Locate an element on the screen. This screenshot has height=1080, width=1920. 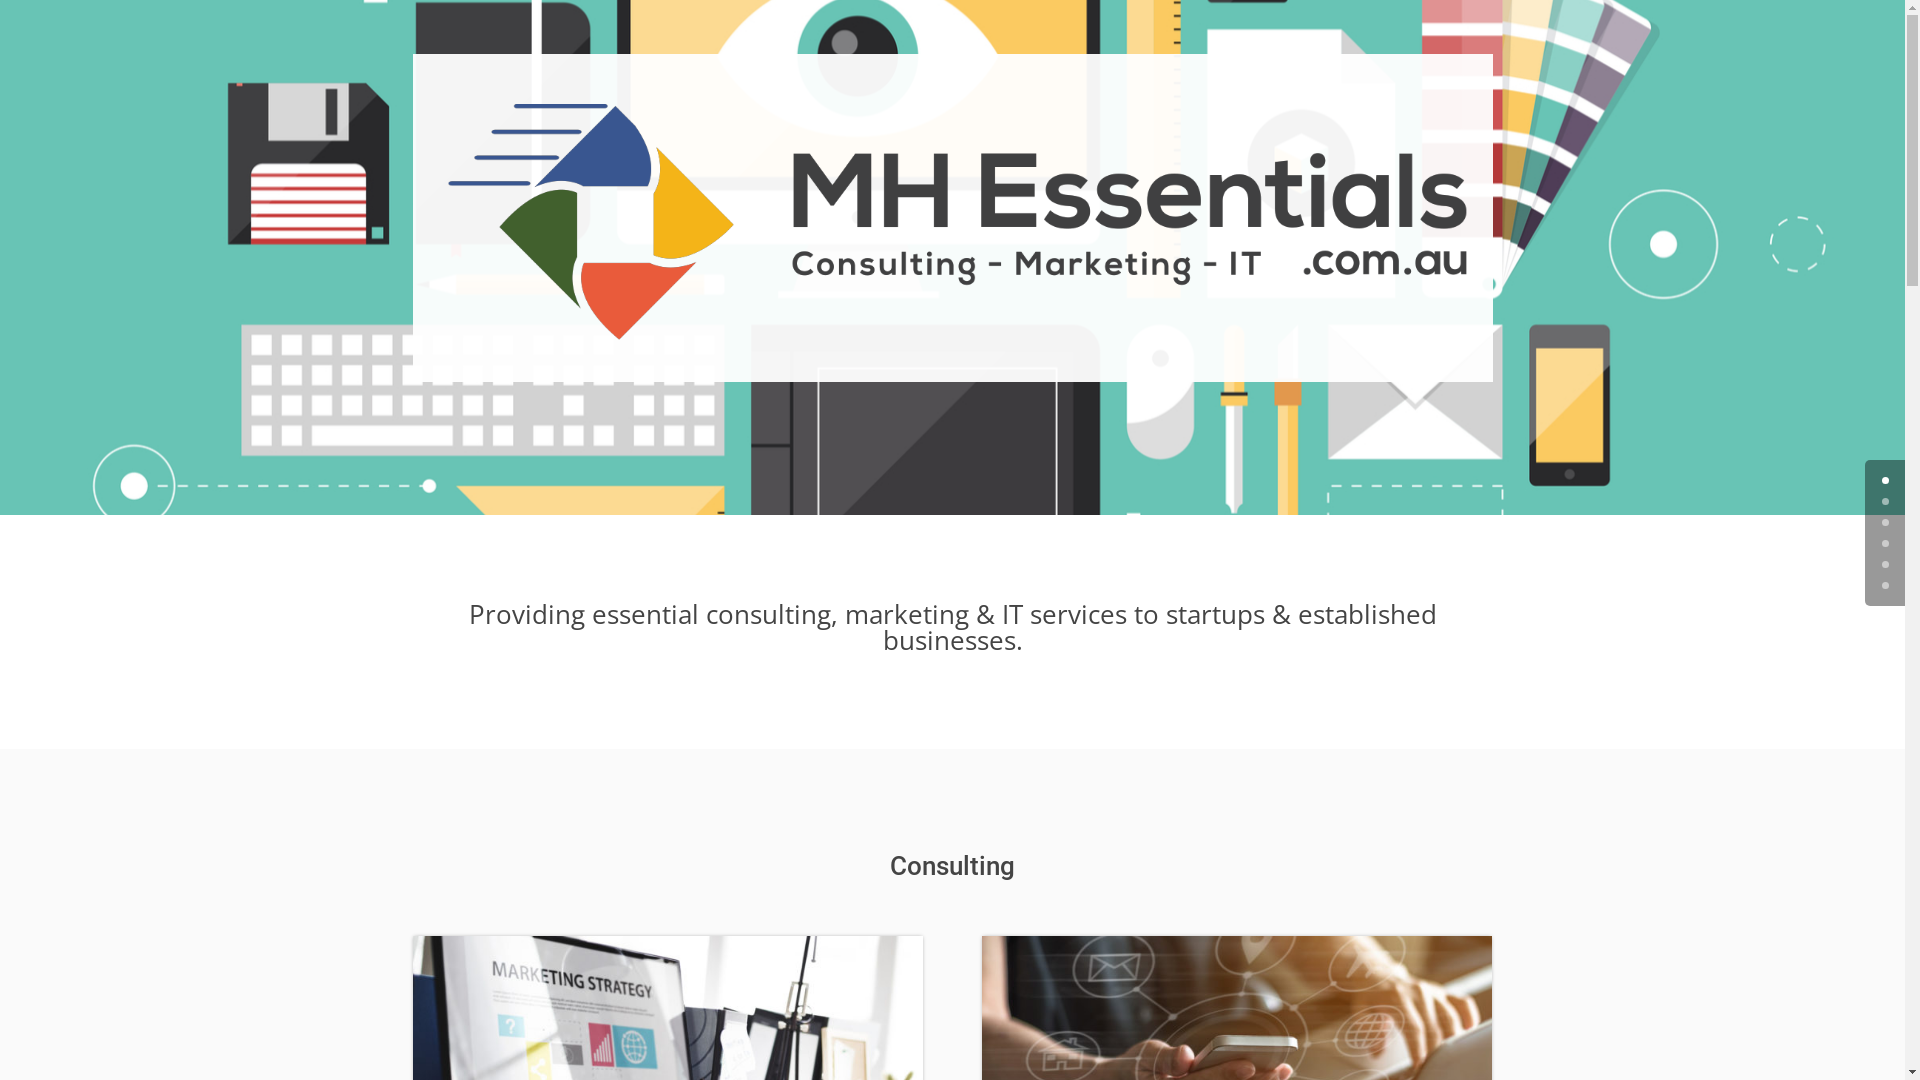
'0' is located at coordinates (1880, 480).